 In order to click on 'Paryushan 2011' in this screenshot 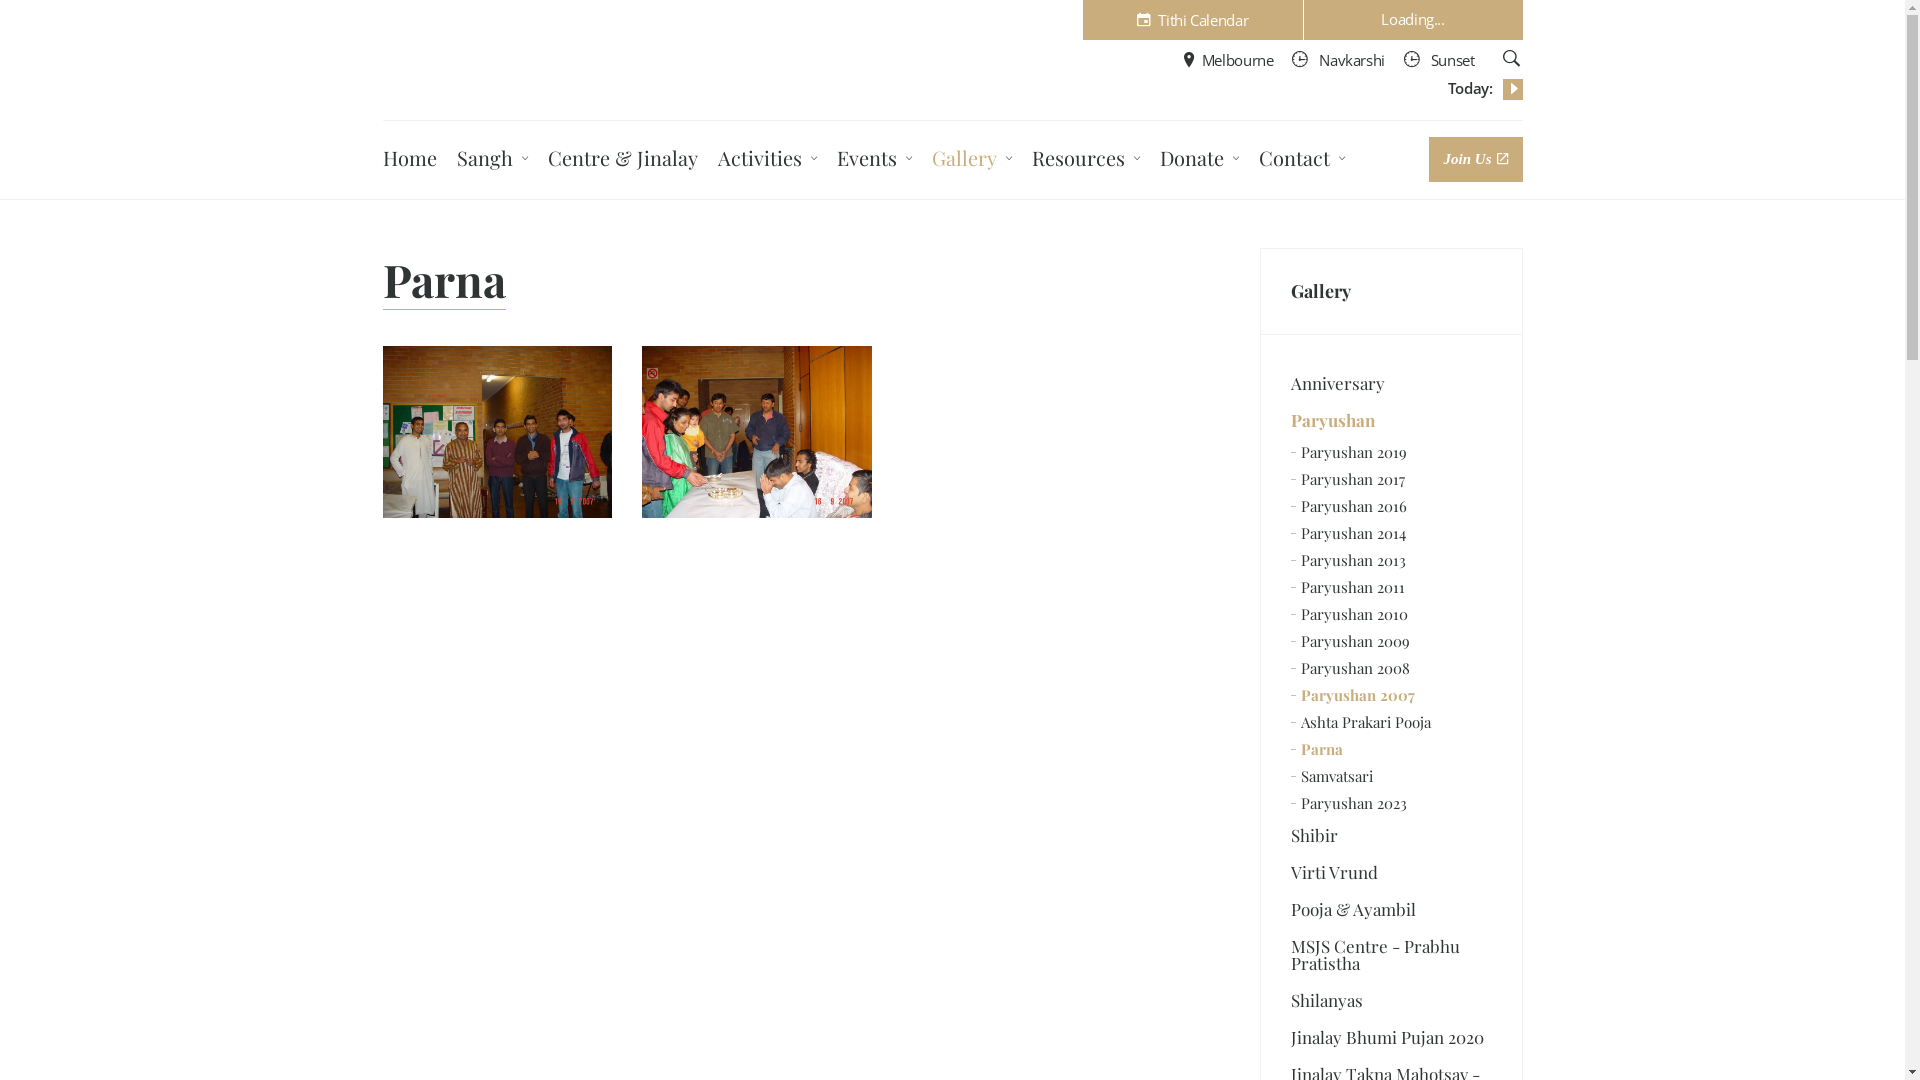, I will do `click(1390, 586)`.